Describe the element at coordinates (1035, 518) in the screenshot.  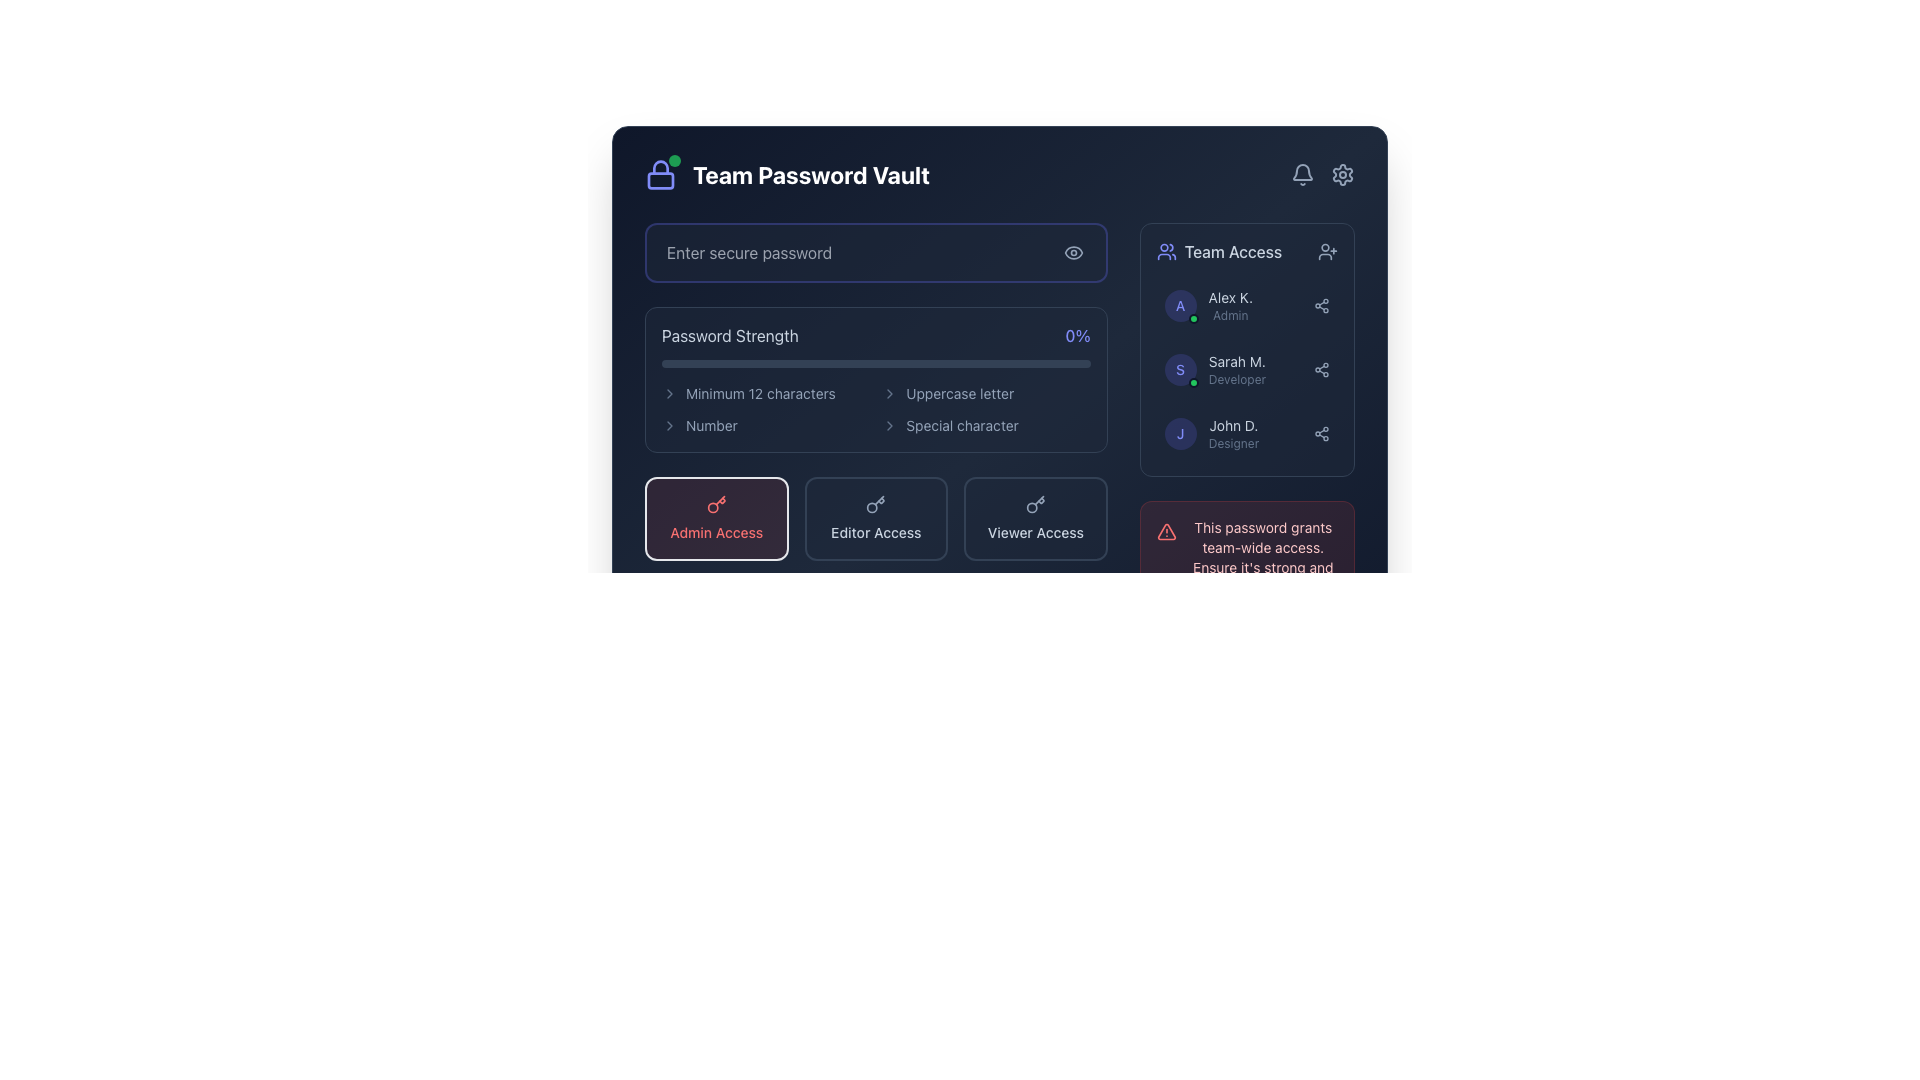
I see `the 'Viewer Access' button, which is a rectangular button with rounded corners, a dark semi-transparent background, and displays a key icon followed by the text 'Viewer Access.' It is the rightmost button in a row of three buttons` at that location.